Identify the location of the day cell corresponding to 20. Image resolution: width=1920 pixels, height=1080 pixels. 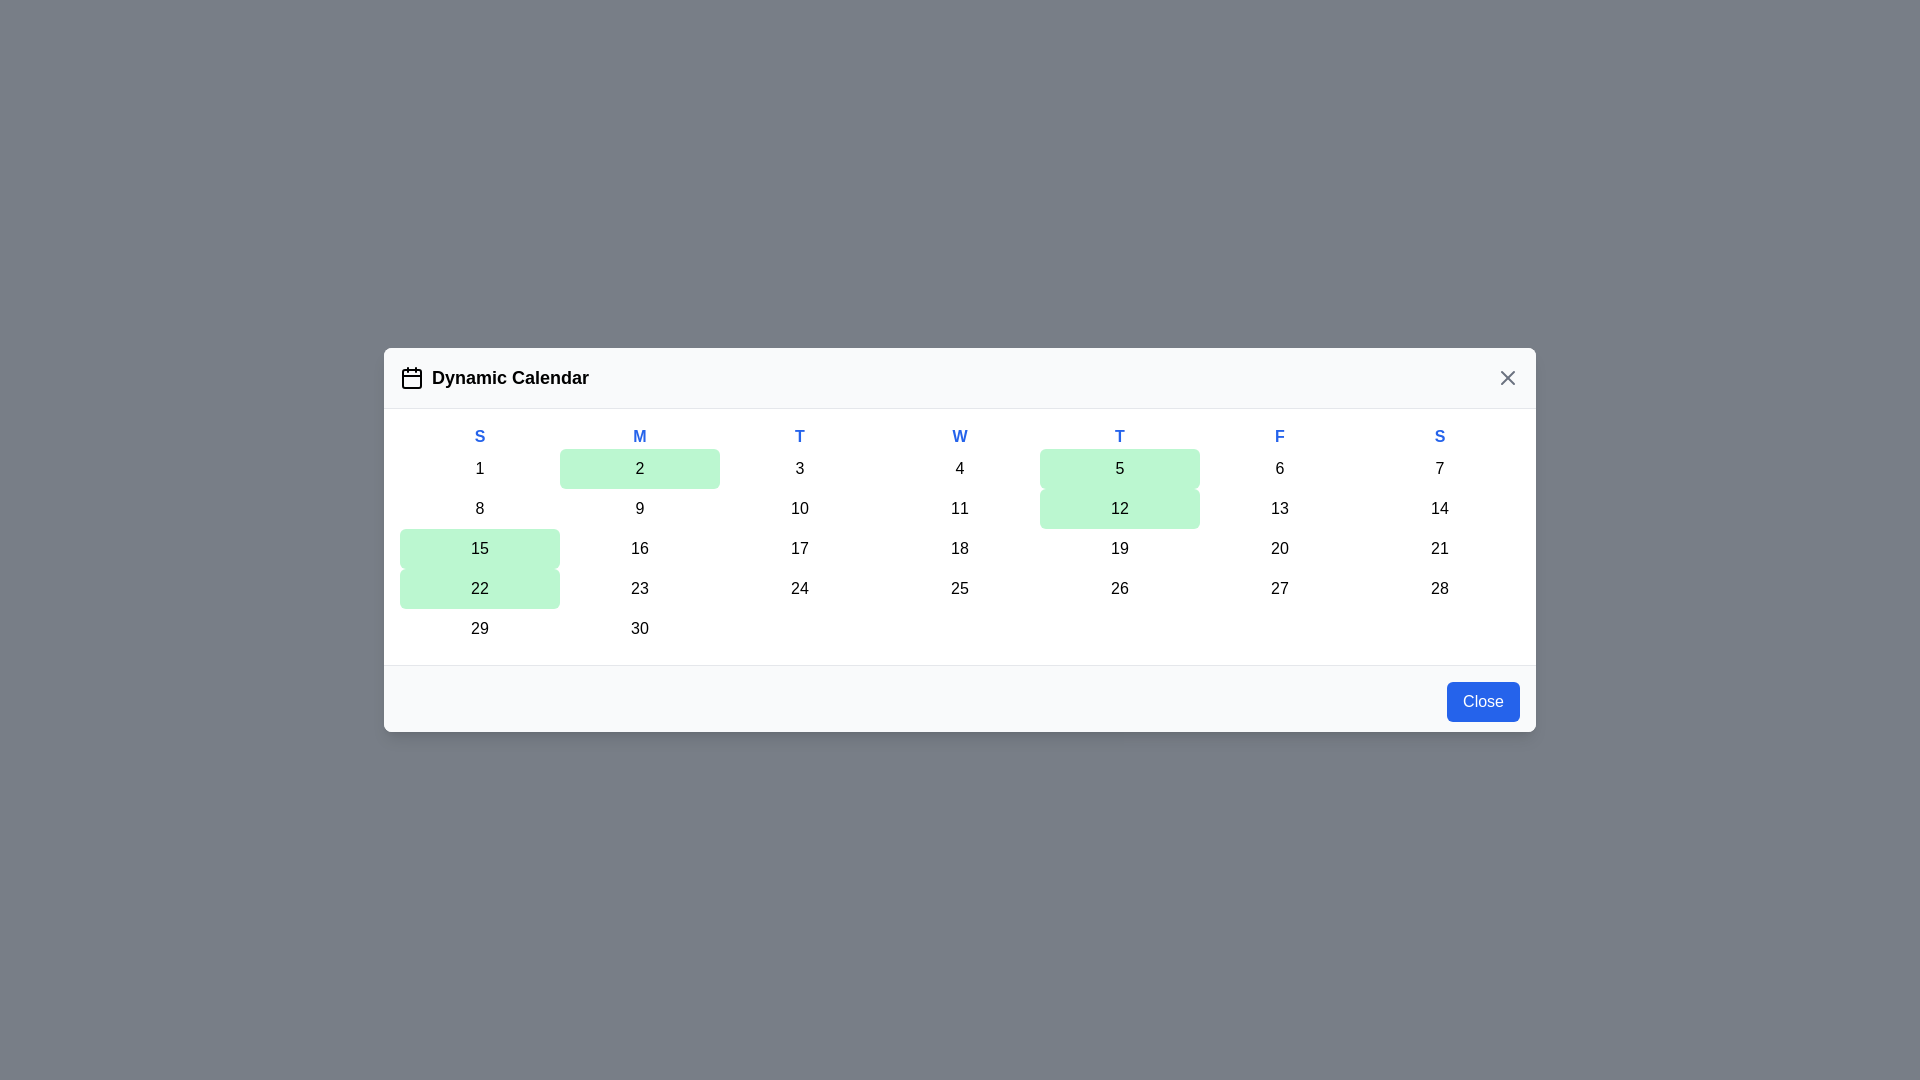
(1280, 548).